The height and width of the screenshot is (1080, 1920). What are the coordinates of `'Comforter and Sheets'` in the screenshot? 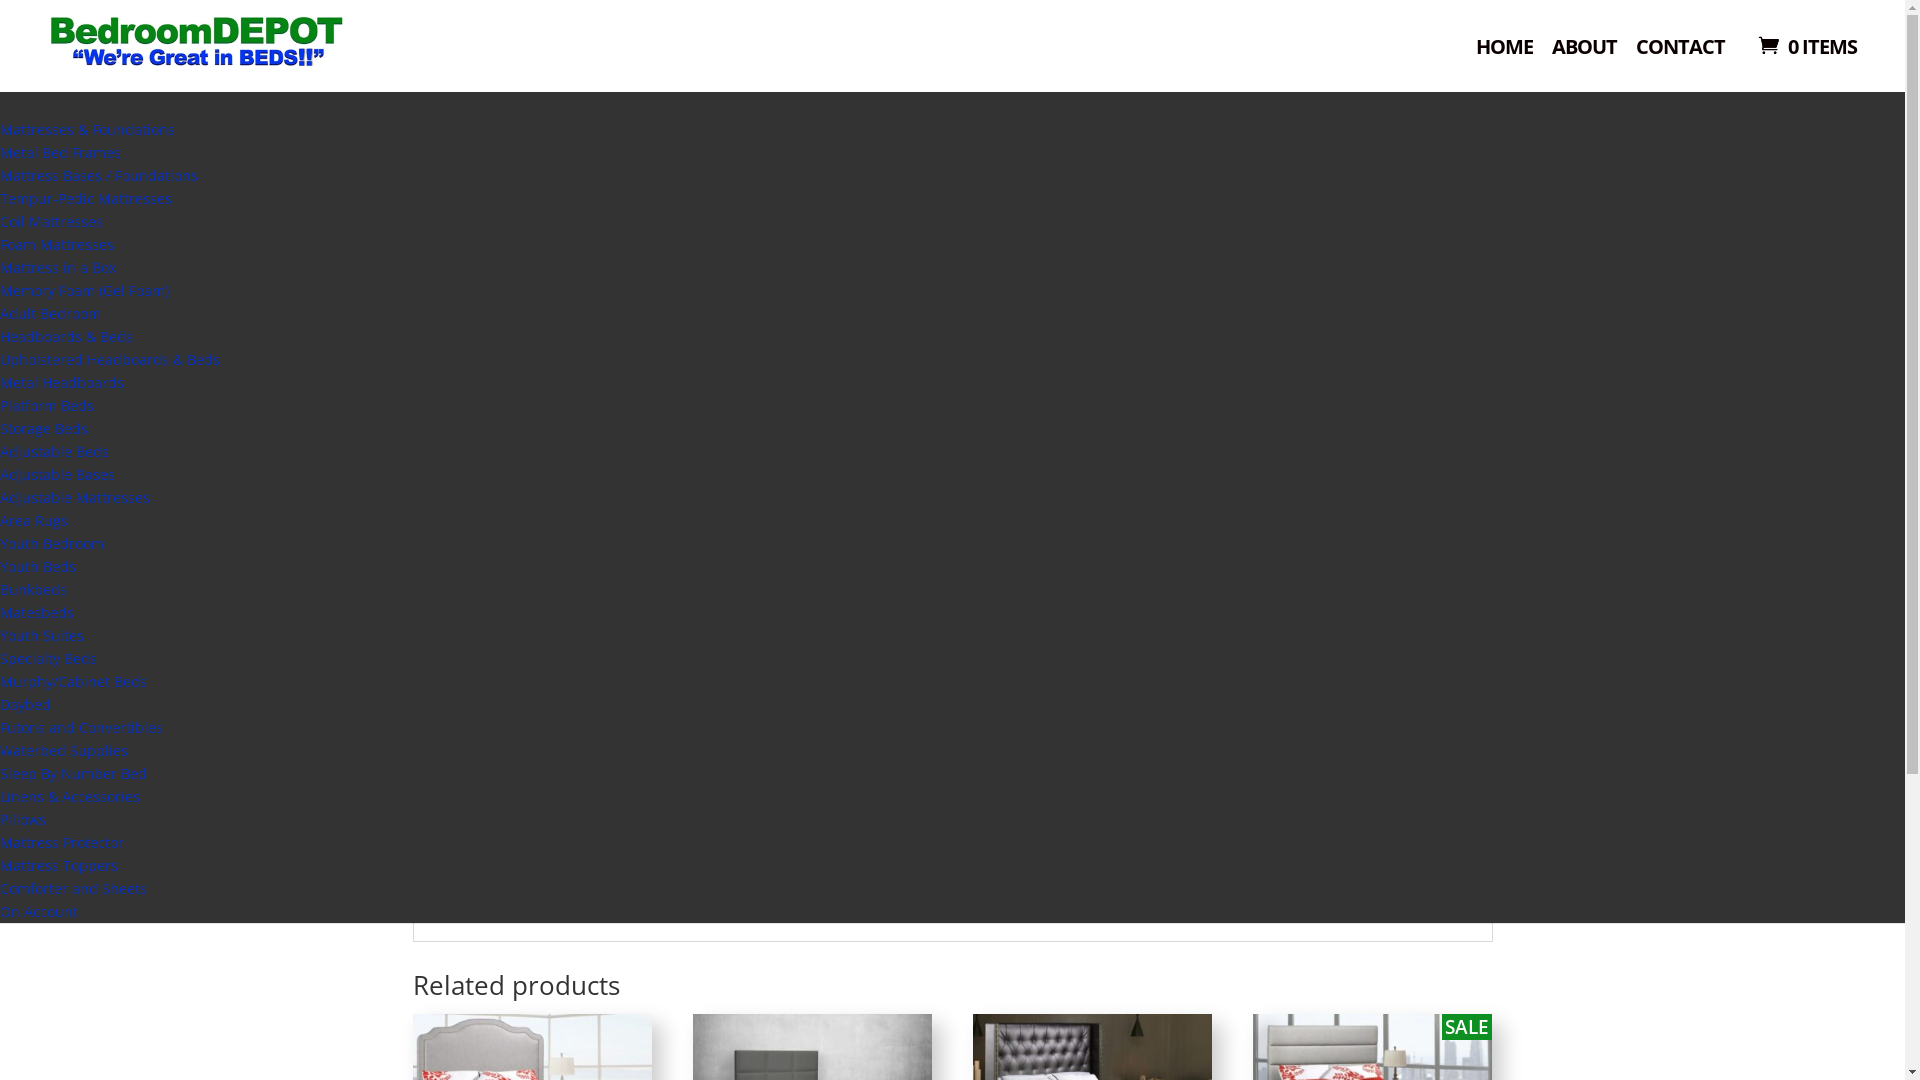 It's located at (73, 887).